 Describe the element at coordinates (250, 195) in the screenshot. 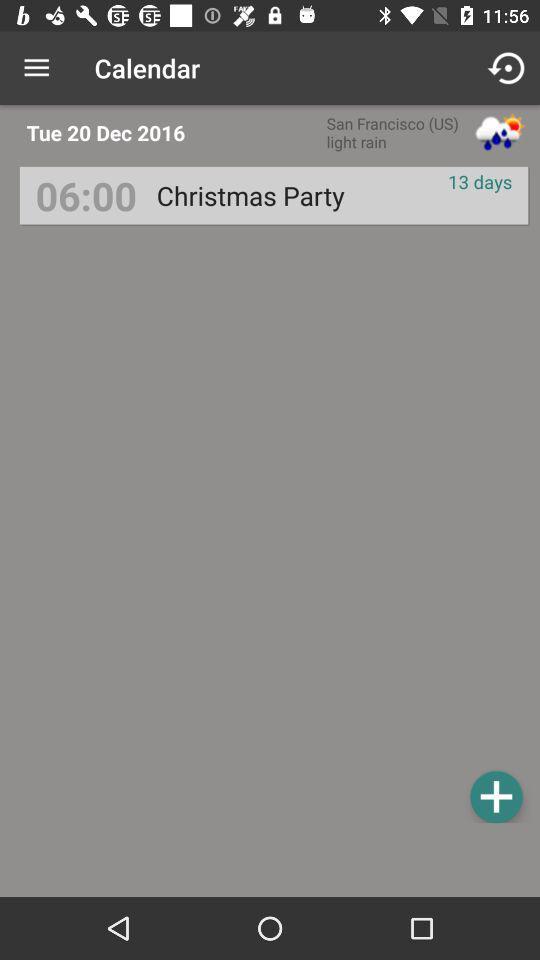

I see `item to the left of the 13 days item` at that location.